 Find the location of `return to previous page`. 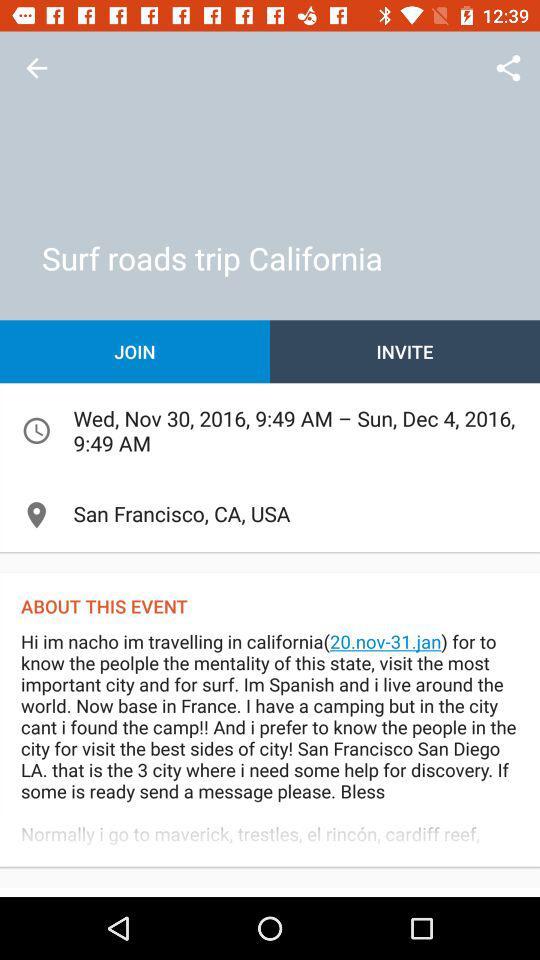

return to previous page is located at coordinates (36, 68).